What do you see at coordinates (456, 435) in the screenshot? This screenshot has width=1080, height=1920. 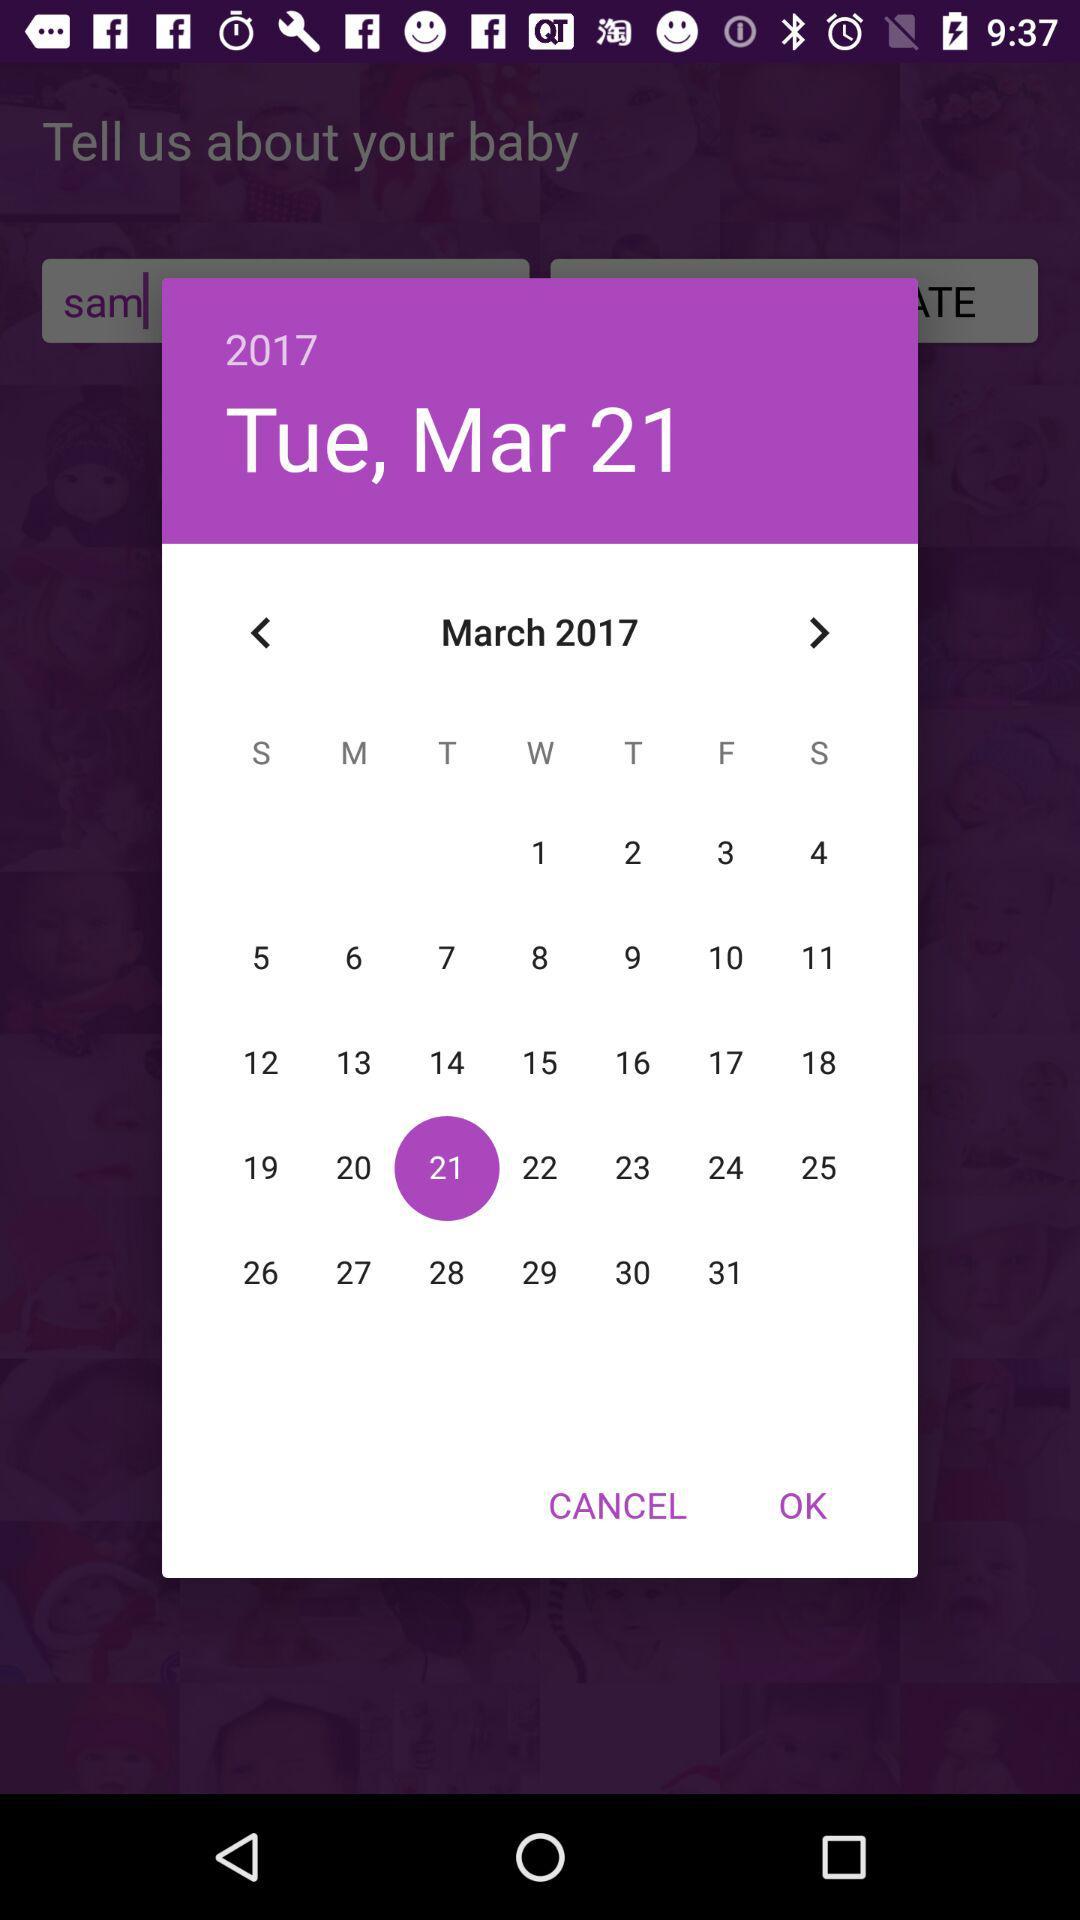 I see `the icon below 2017 item` at bounding box center [456, 435].